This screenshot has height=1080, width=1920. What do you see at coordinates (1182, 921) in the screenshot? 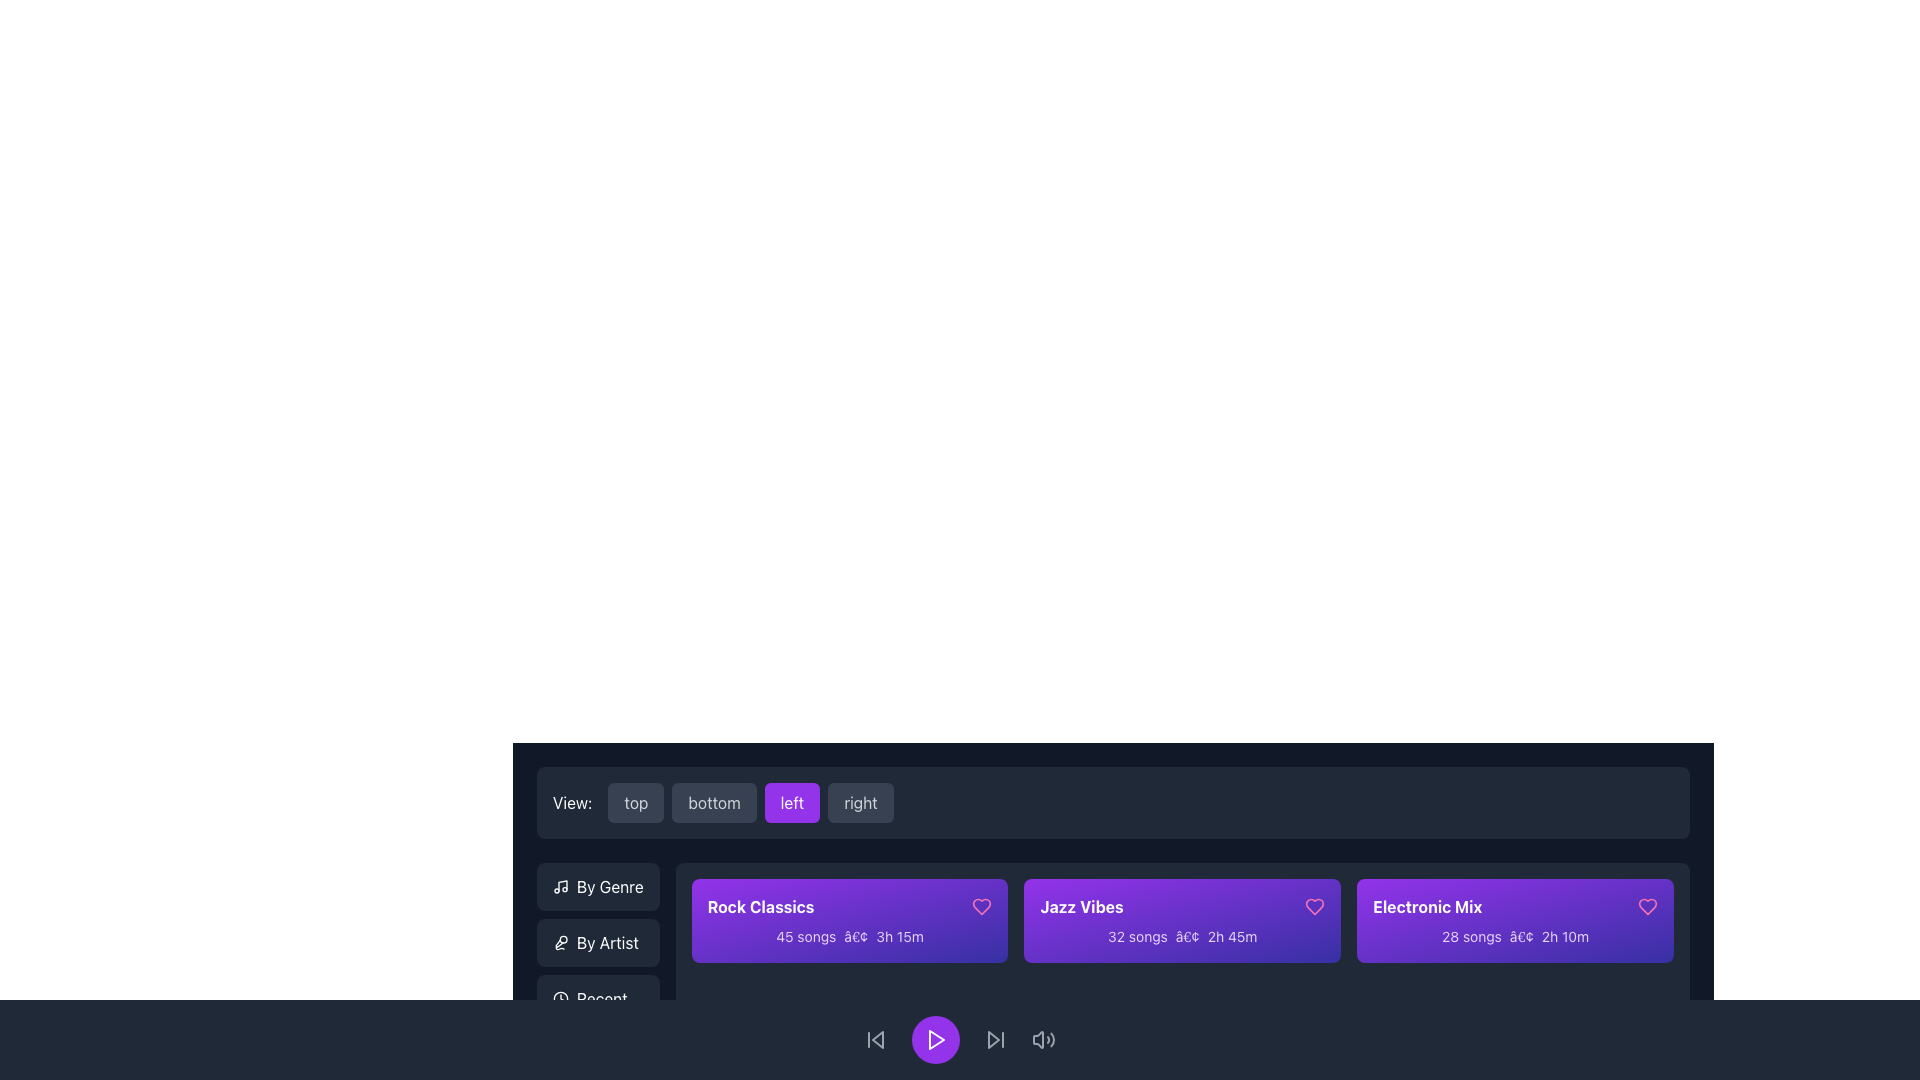
I see `the second card in the playlist information display labeled 'Jazz Vibes'` at bounding box center [1182, 921].